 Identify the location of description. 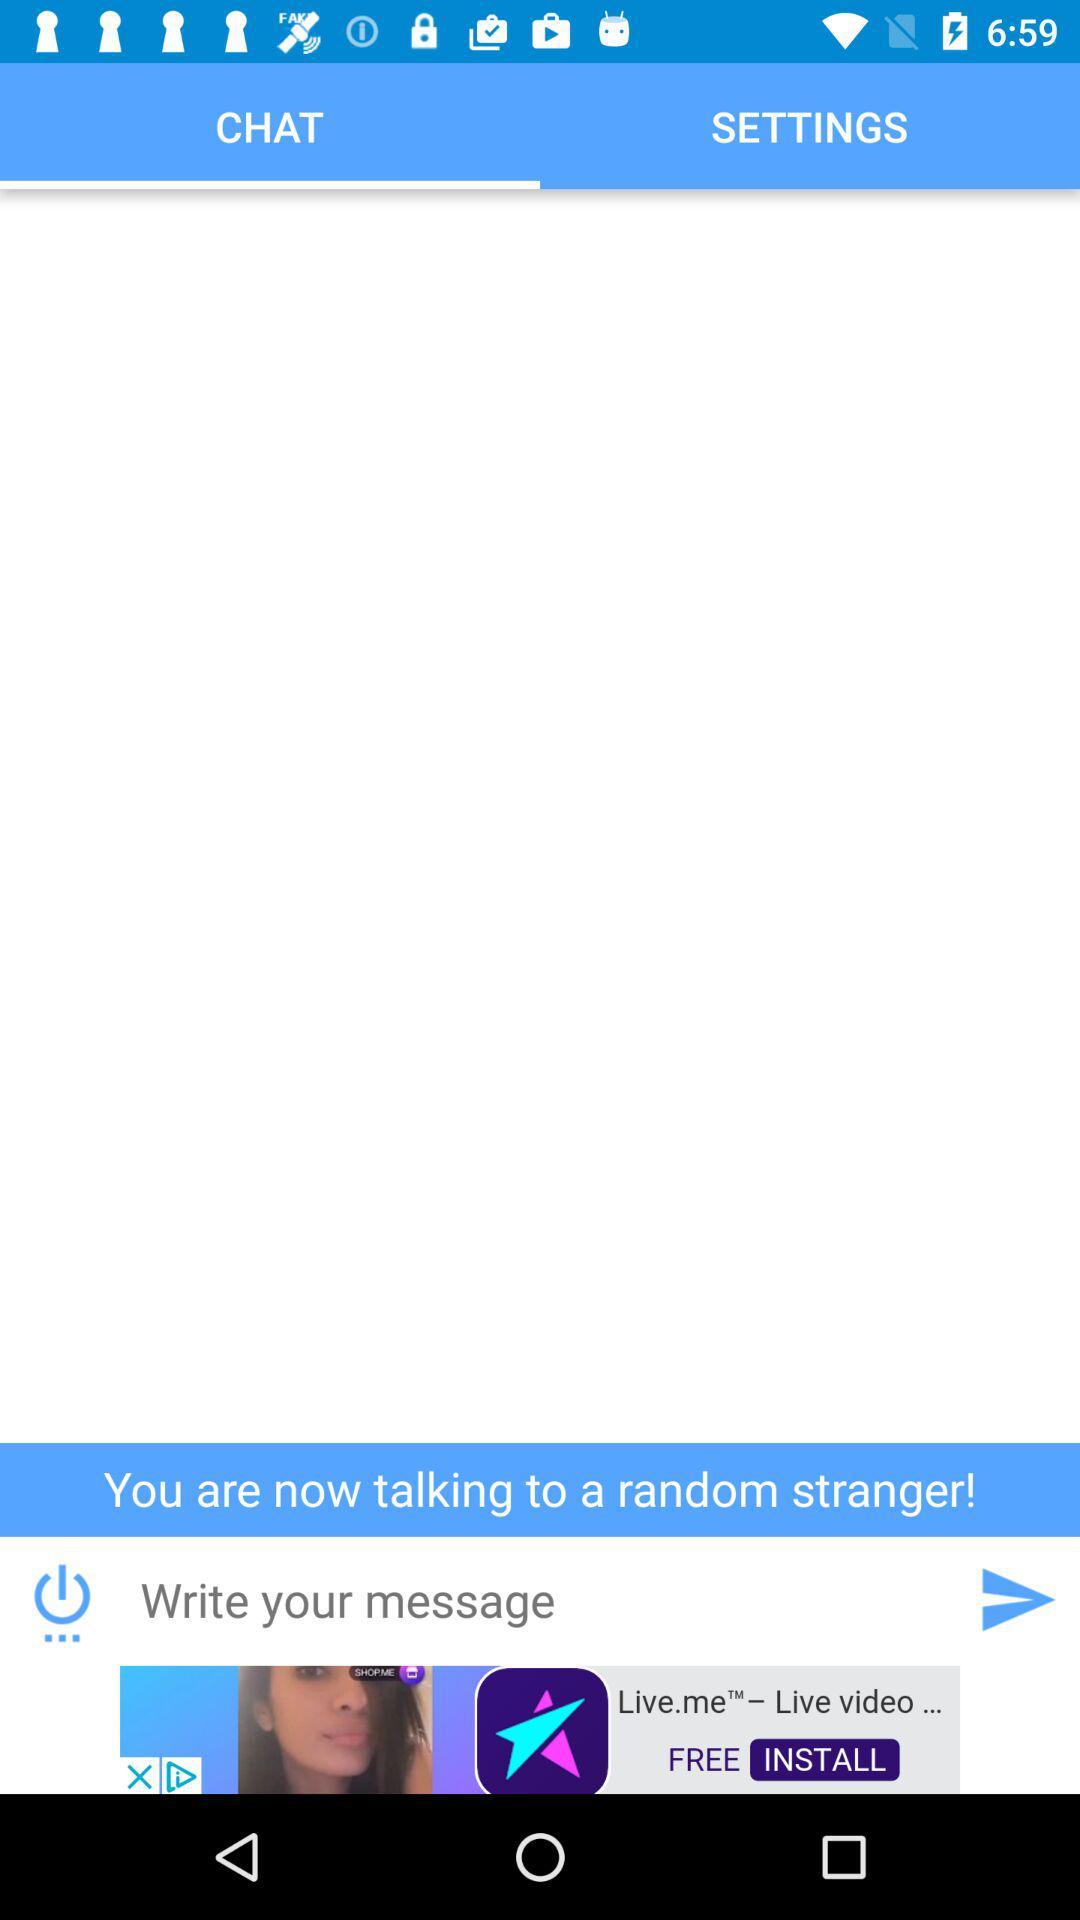
(540, 816).